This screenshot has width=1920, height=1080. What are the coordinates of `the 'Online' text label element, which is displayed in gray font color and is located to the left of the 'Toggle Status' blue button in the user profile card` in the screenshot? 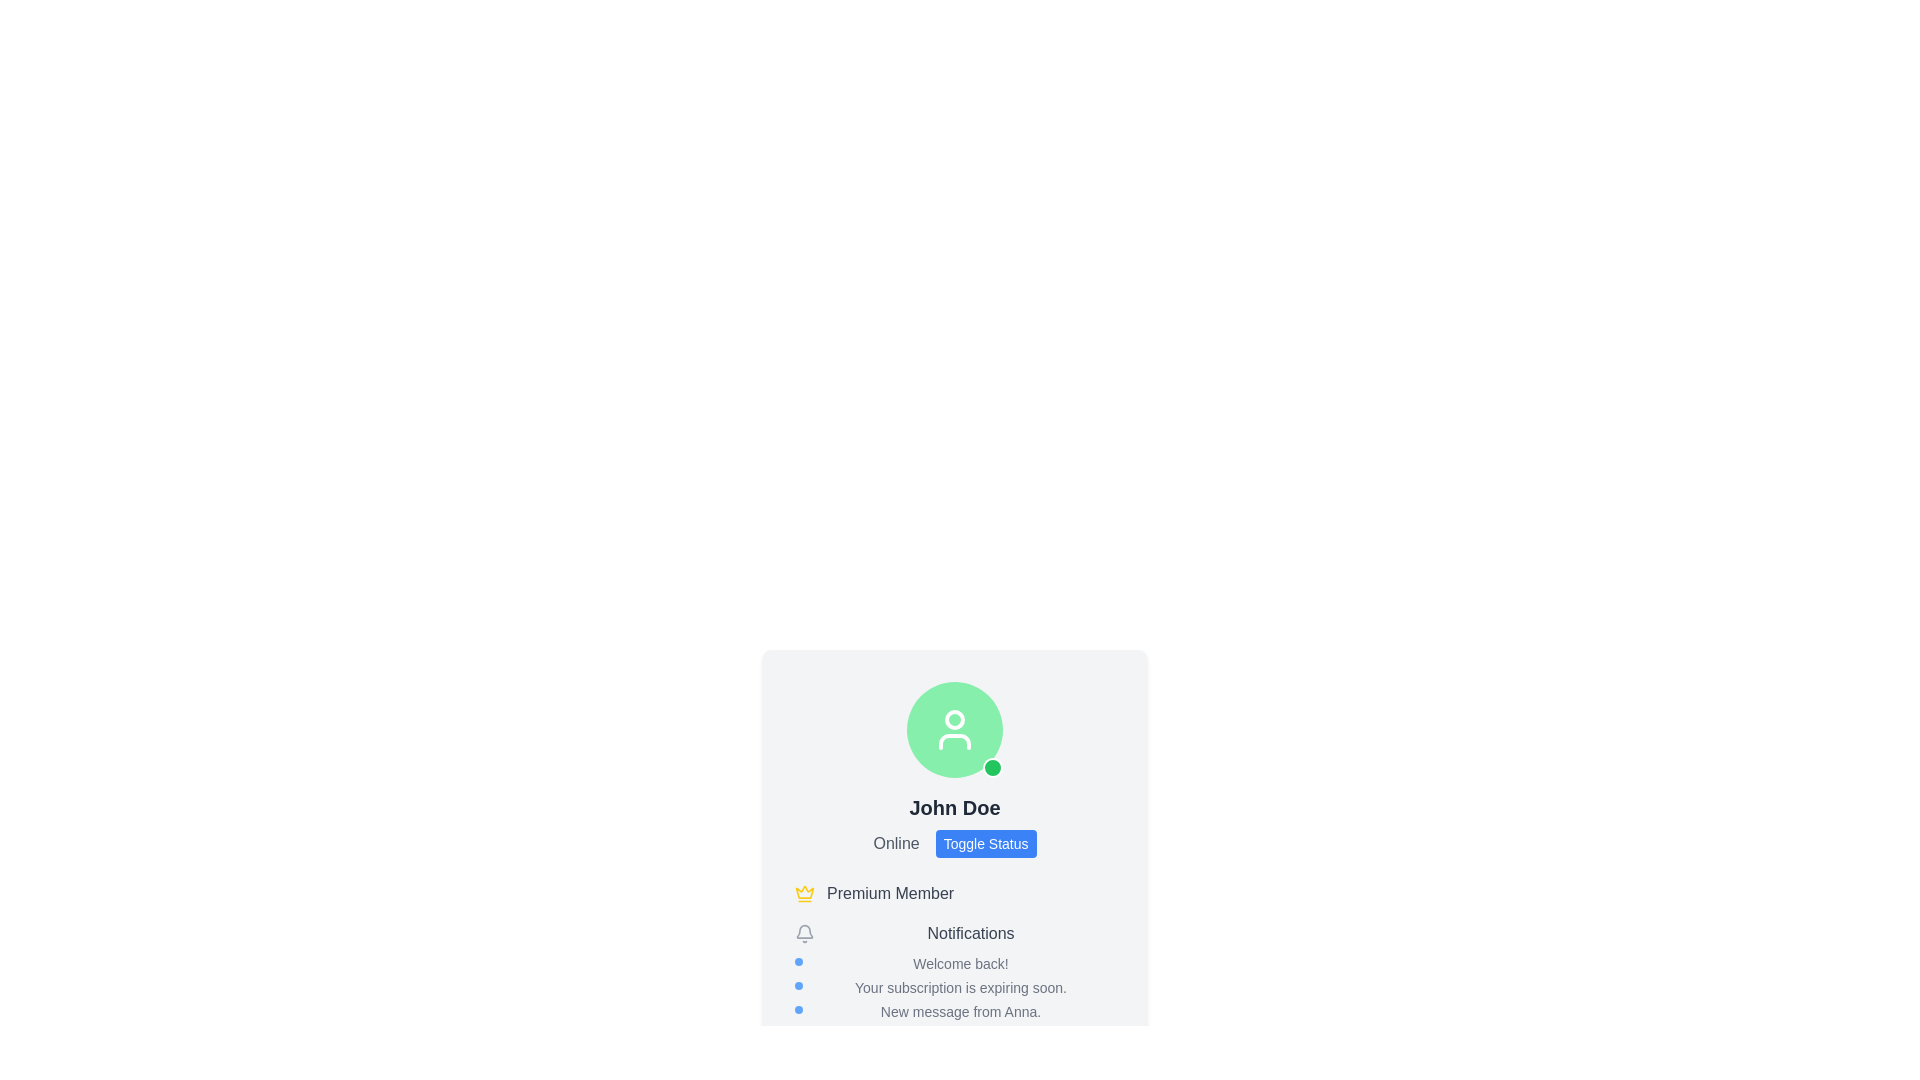 It's located at (895, 844).